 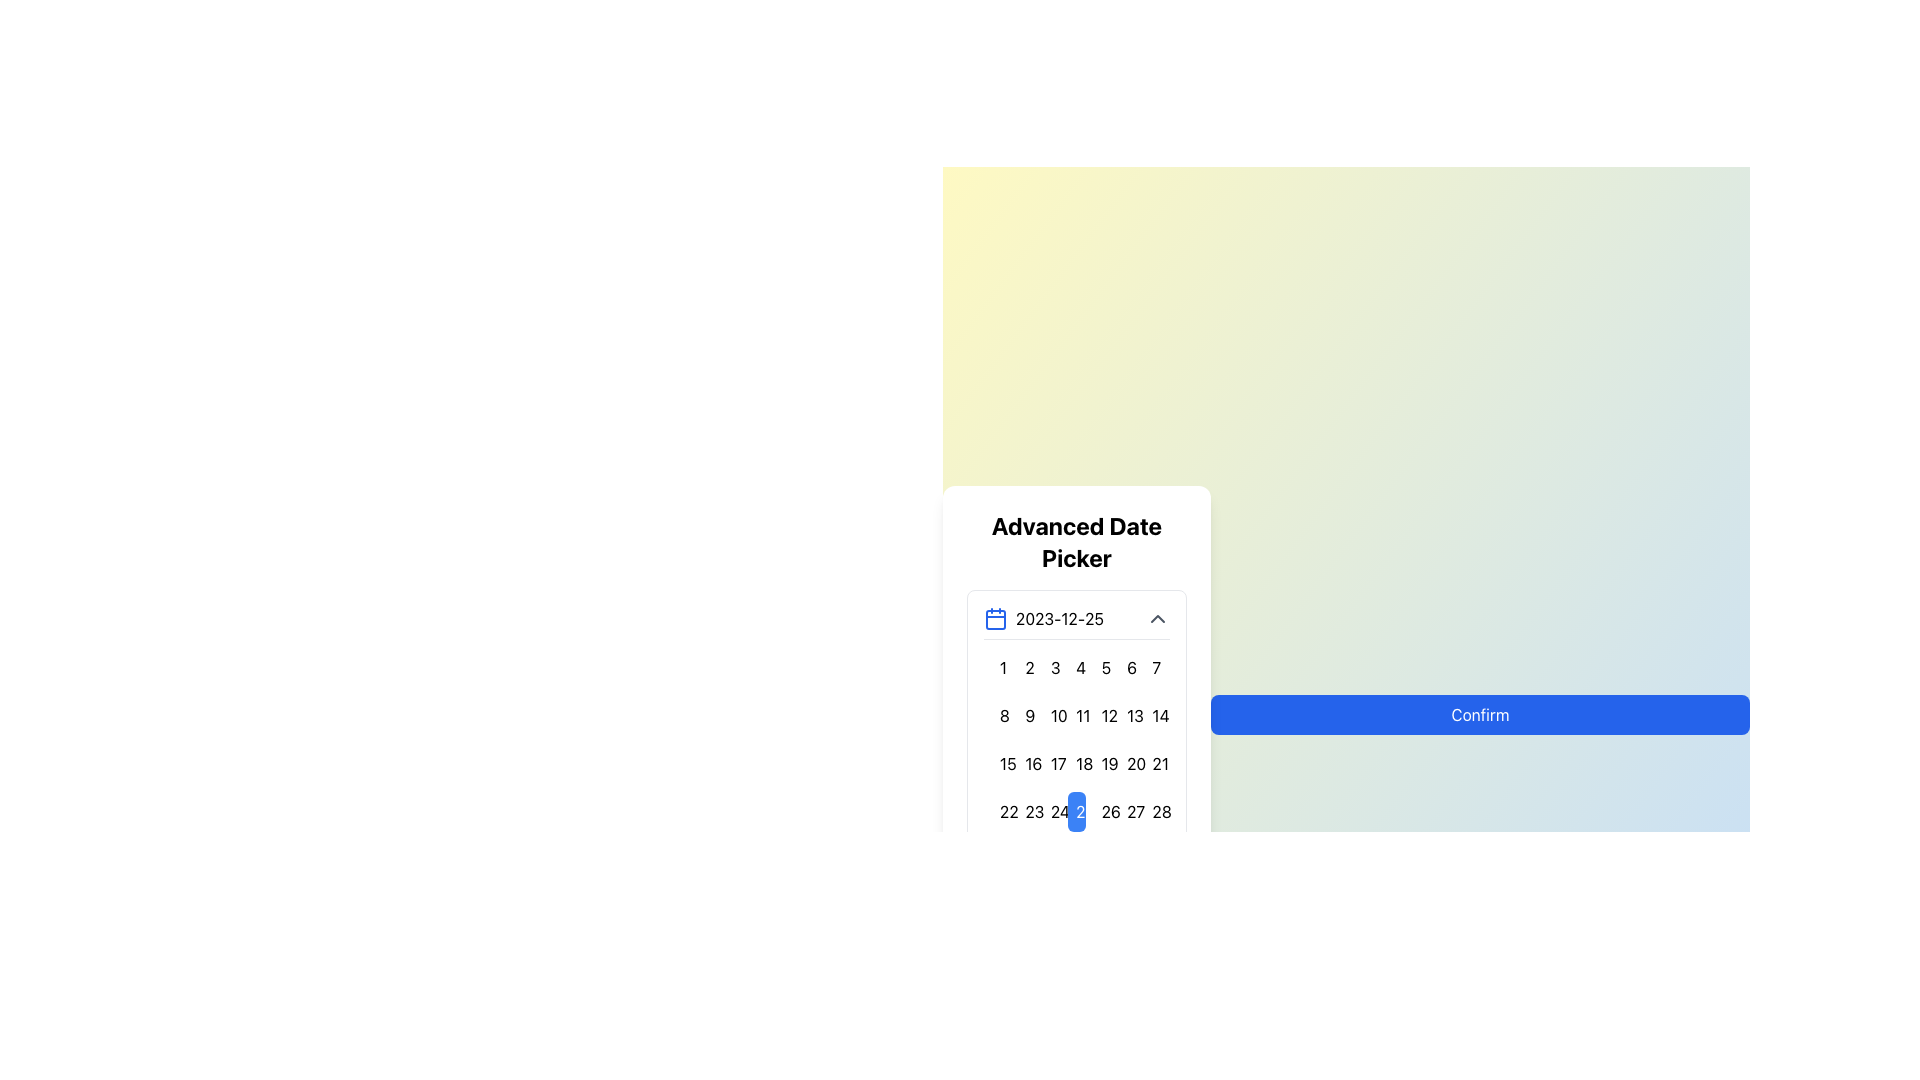 I want to click on the rounded rectangular button displaying '17' located in the third column of the third row in the date picker calendar interface, so click(x=1050, y=763).